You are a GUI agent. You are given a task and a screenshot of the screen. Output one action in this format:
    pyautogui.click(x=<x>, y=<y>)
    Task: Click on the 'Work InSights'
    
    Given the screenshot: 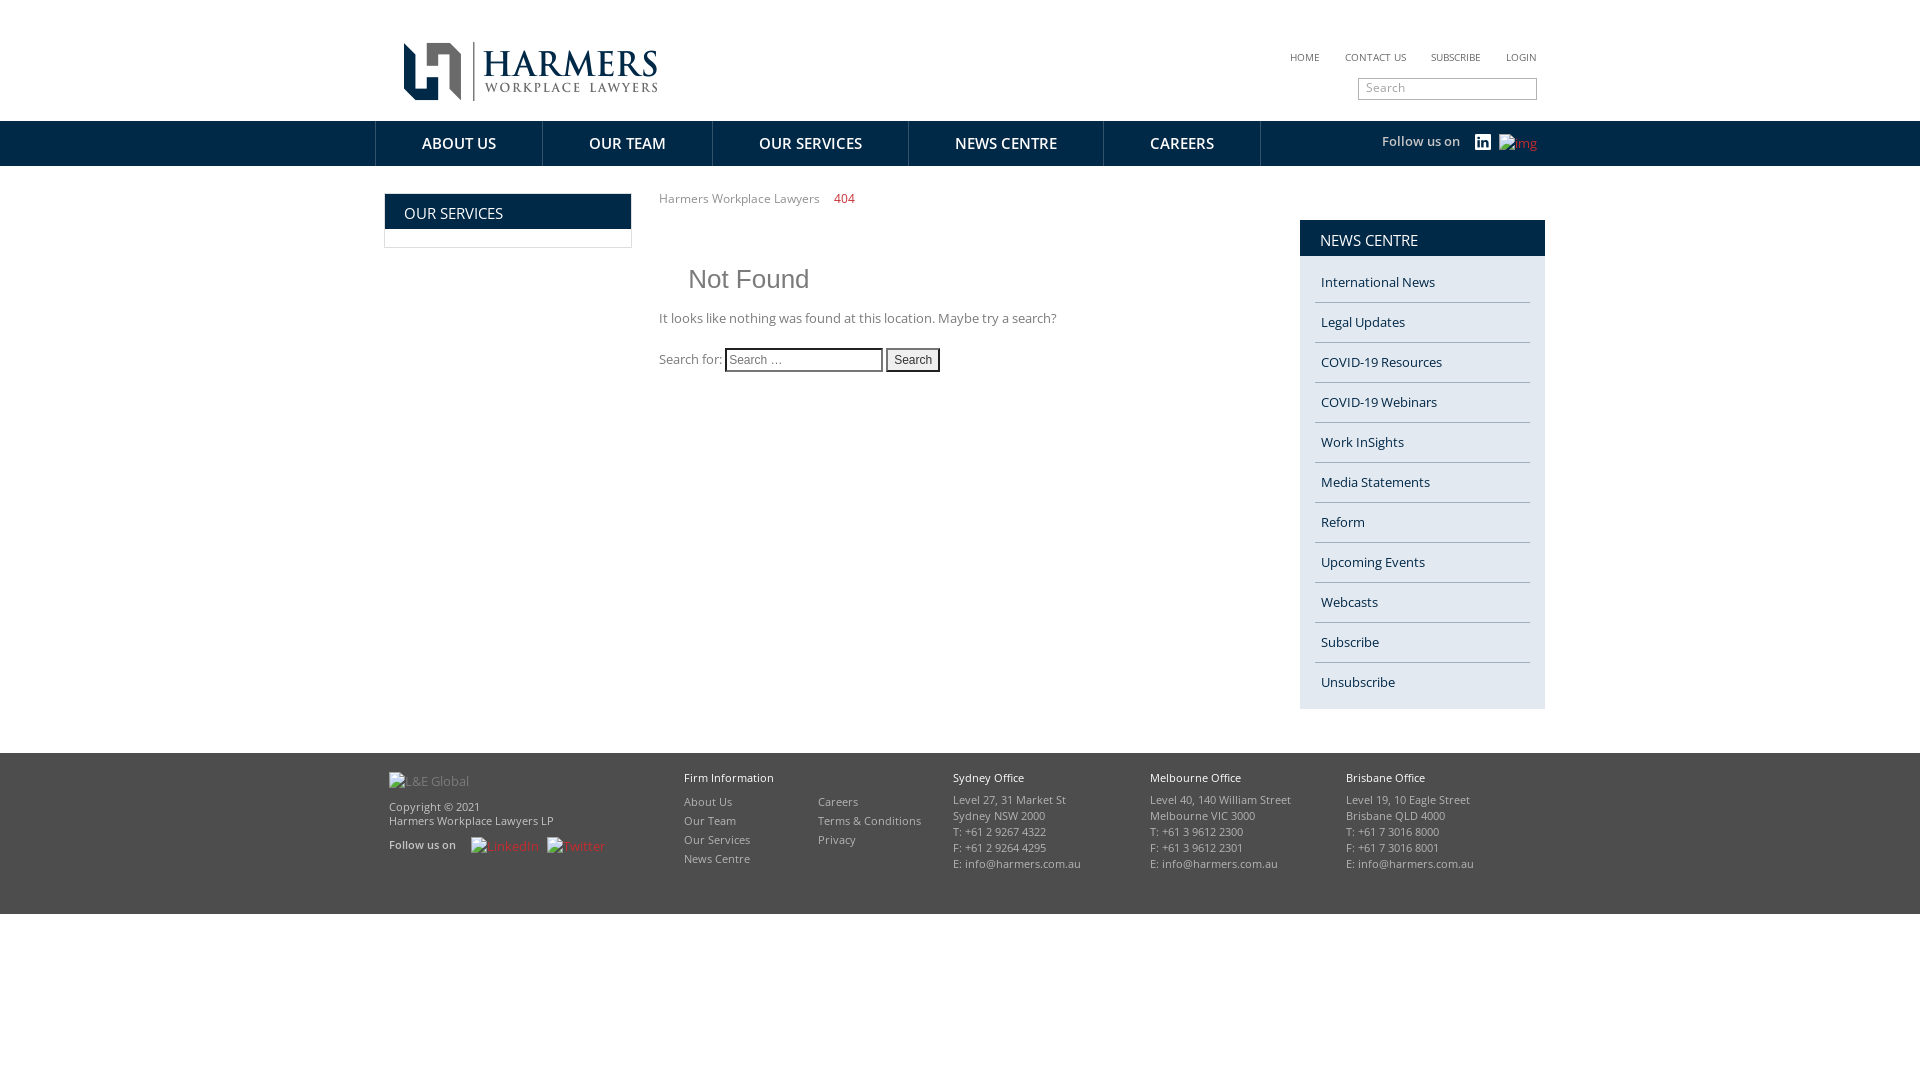 What is the action you would take?
    pyautogui.click(x=1421, y=442)
    